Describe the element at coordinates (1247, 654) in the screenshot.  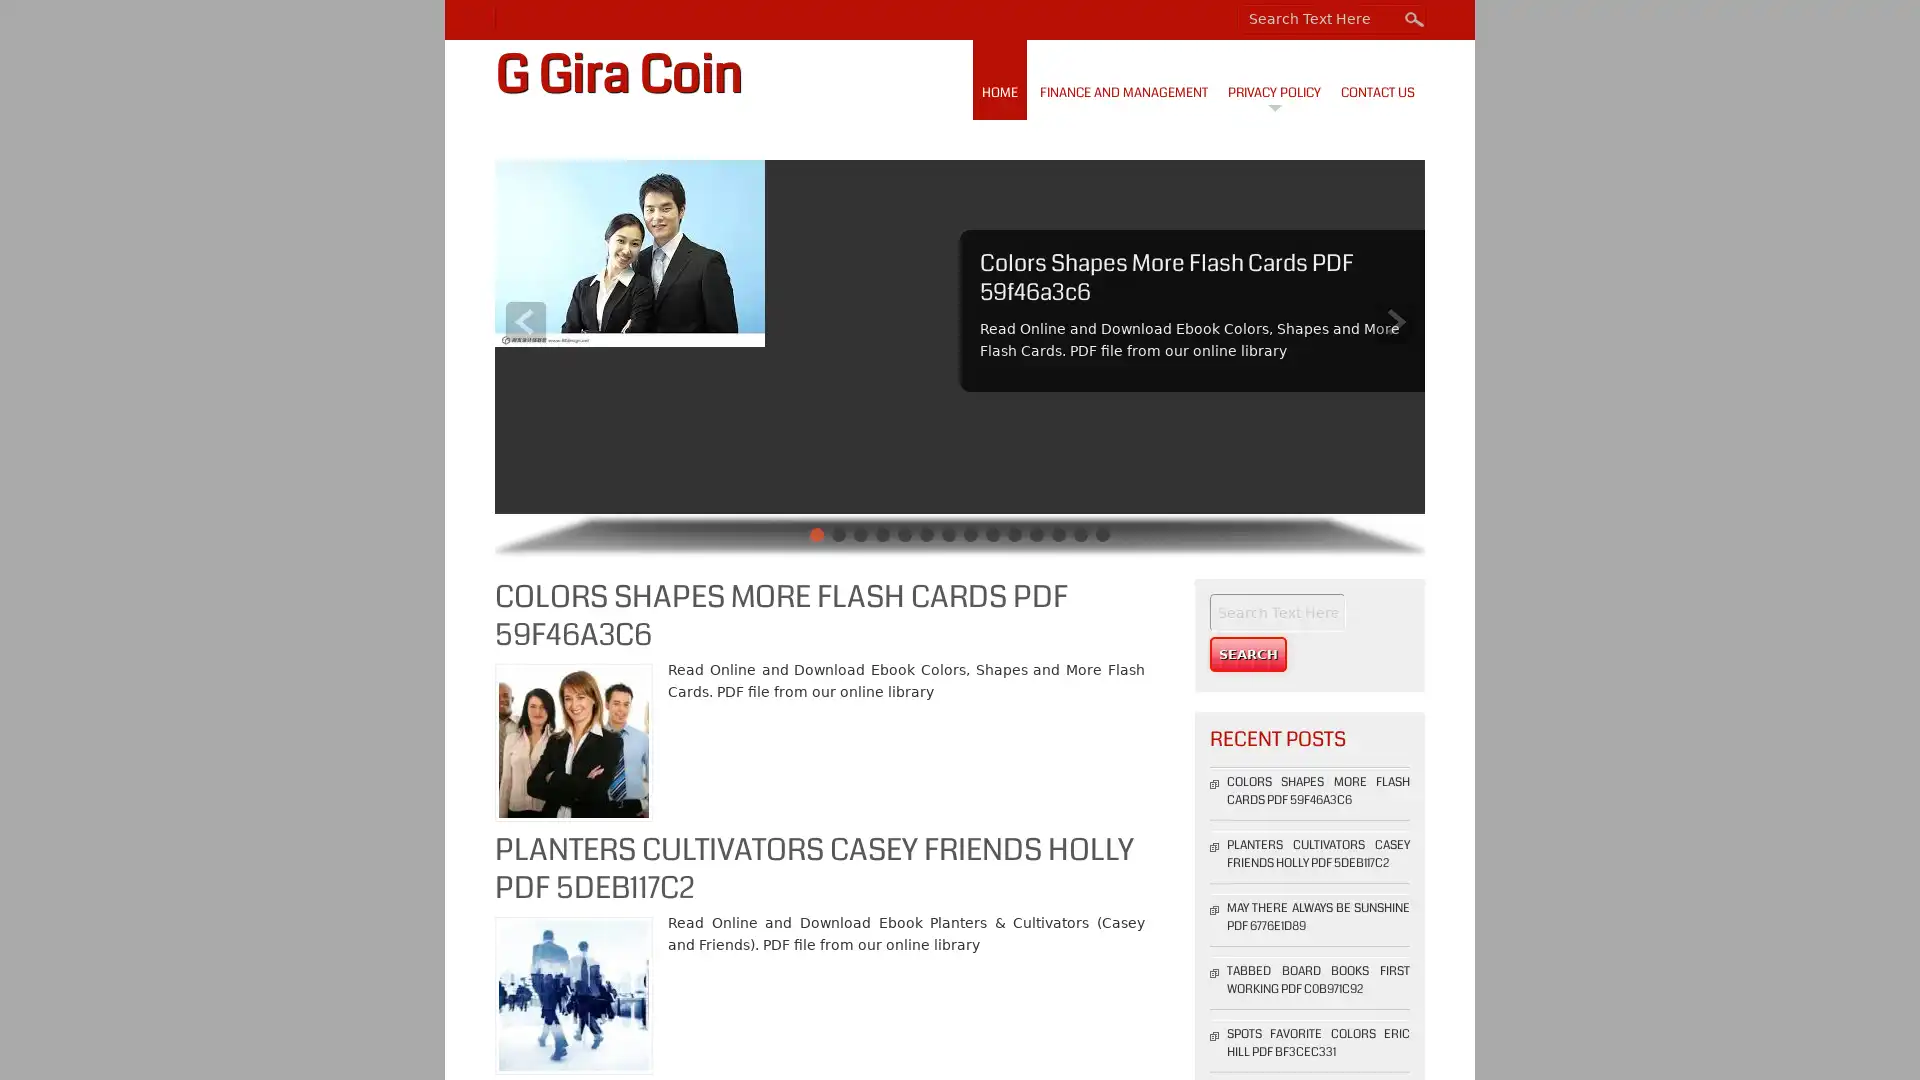
I see `Search` at that location.